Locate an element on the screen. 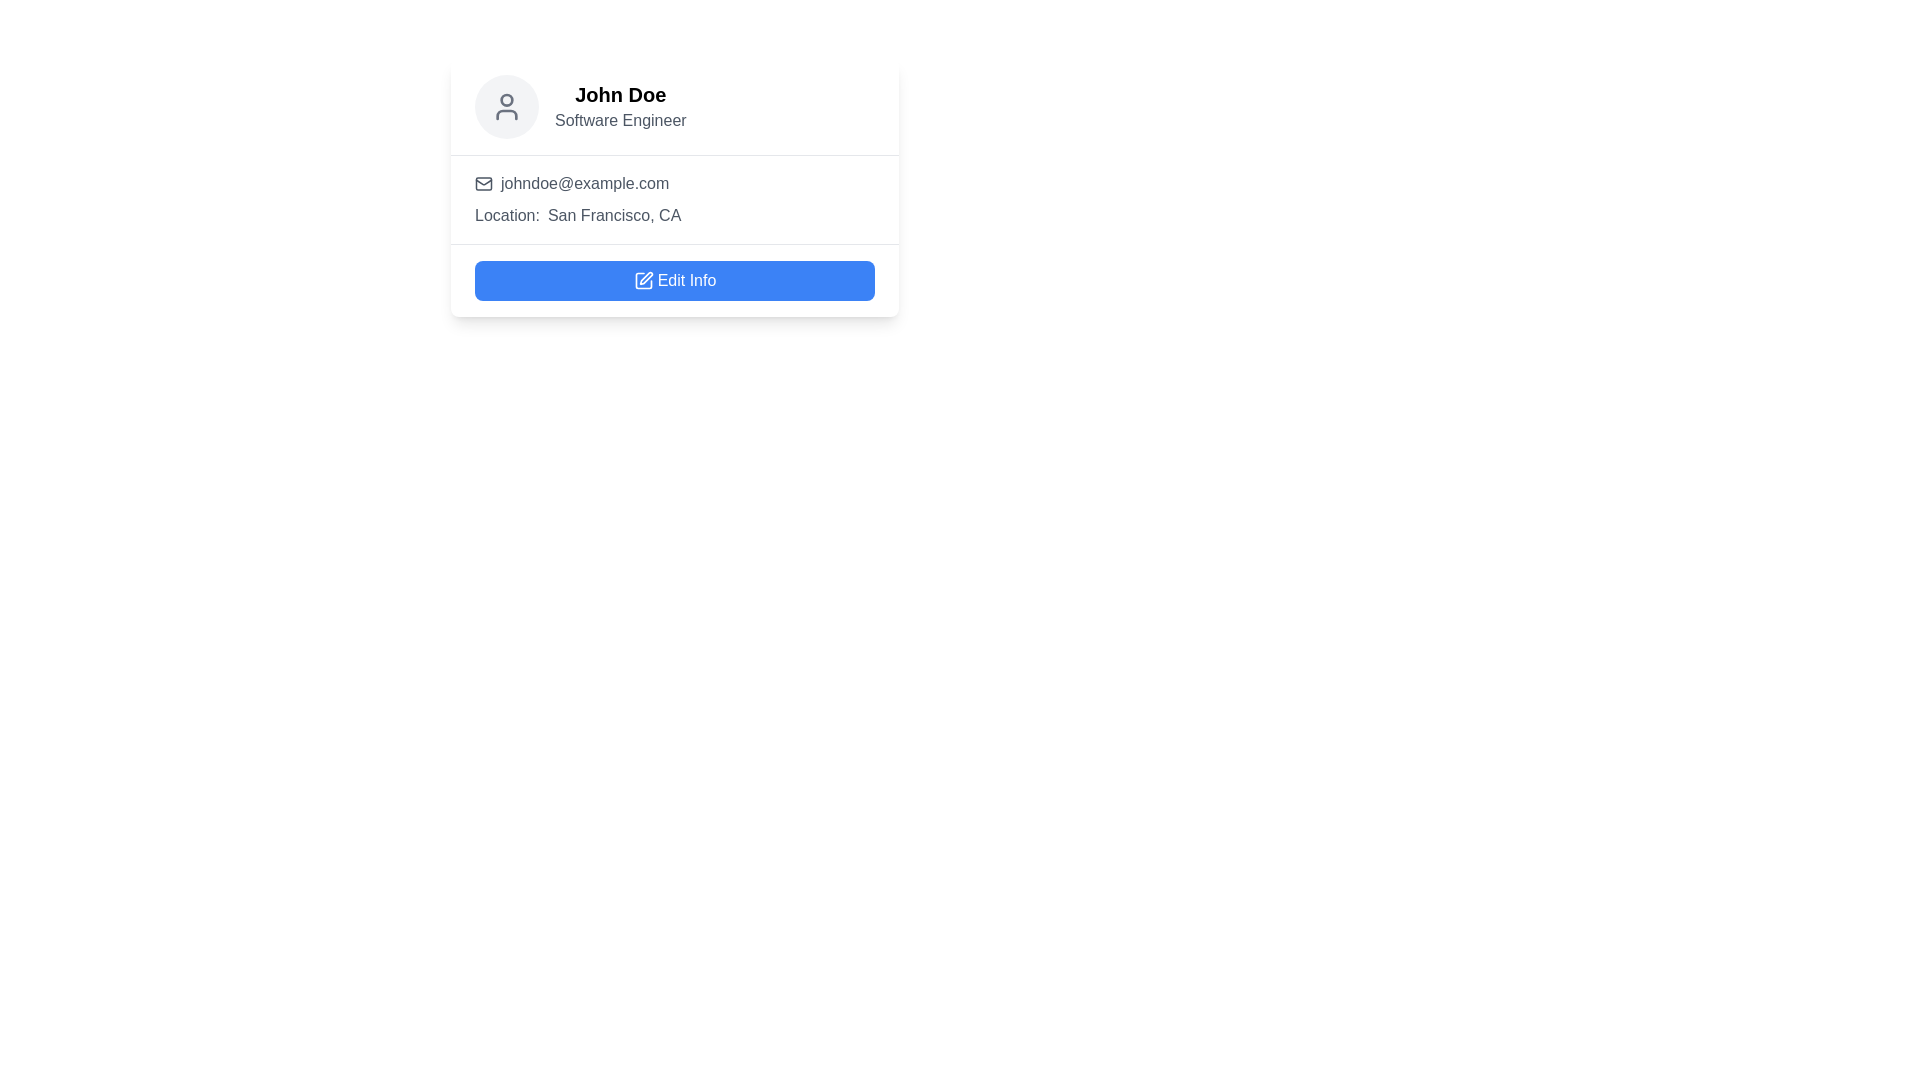 Image resolution: width=1920 pixels, height=1080 pixels. the static text displaying the location detail 'San Francisco, CA', which is positioned to the right of the label 'Location:' is located at coordinates (613, 216).